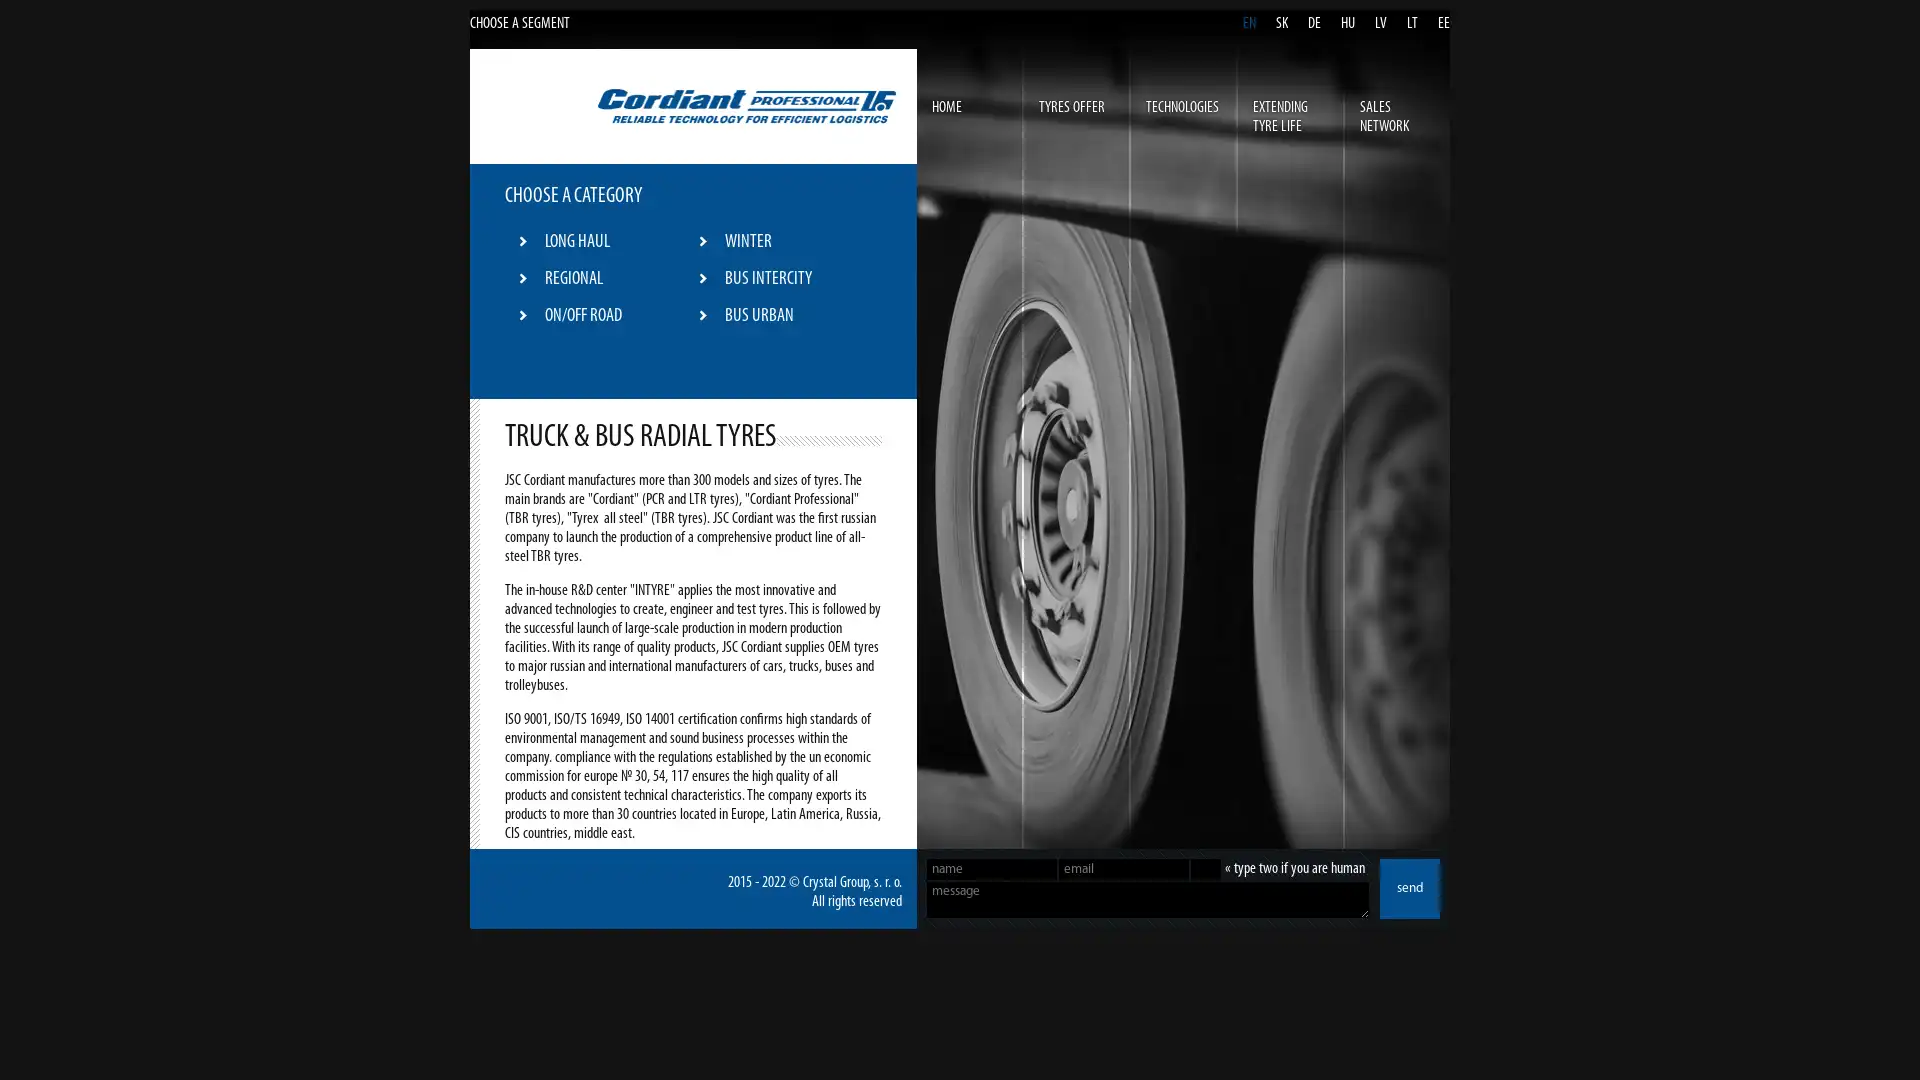 The width and height of the screenshot is (1920, 1080). What do you see at coordinates (1409, 887) in the screenshot?
I see `send` at bounding box center [1409, 887].